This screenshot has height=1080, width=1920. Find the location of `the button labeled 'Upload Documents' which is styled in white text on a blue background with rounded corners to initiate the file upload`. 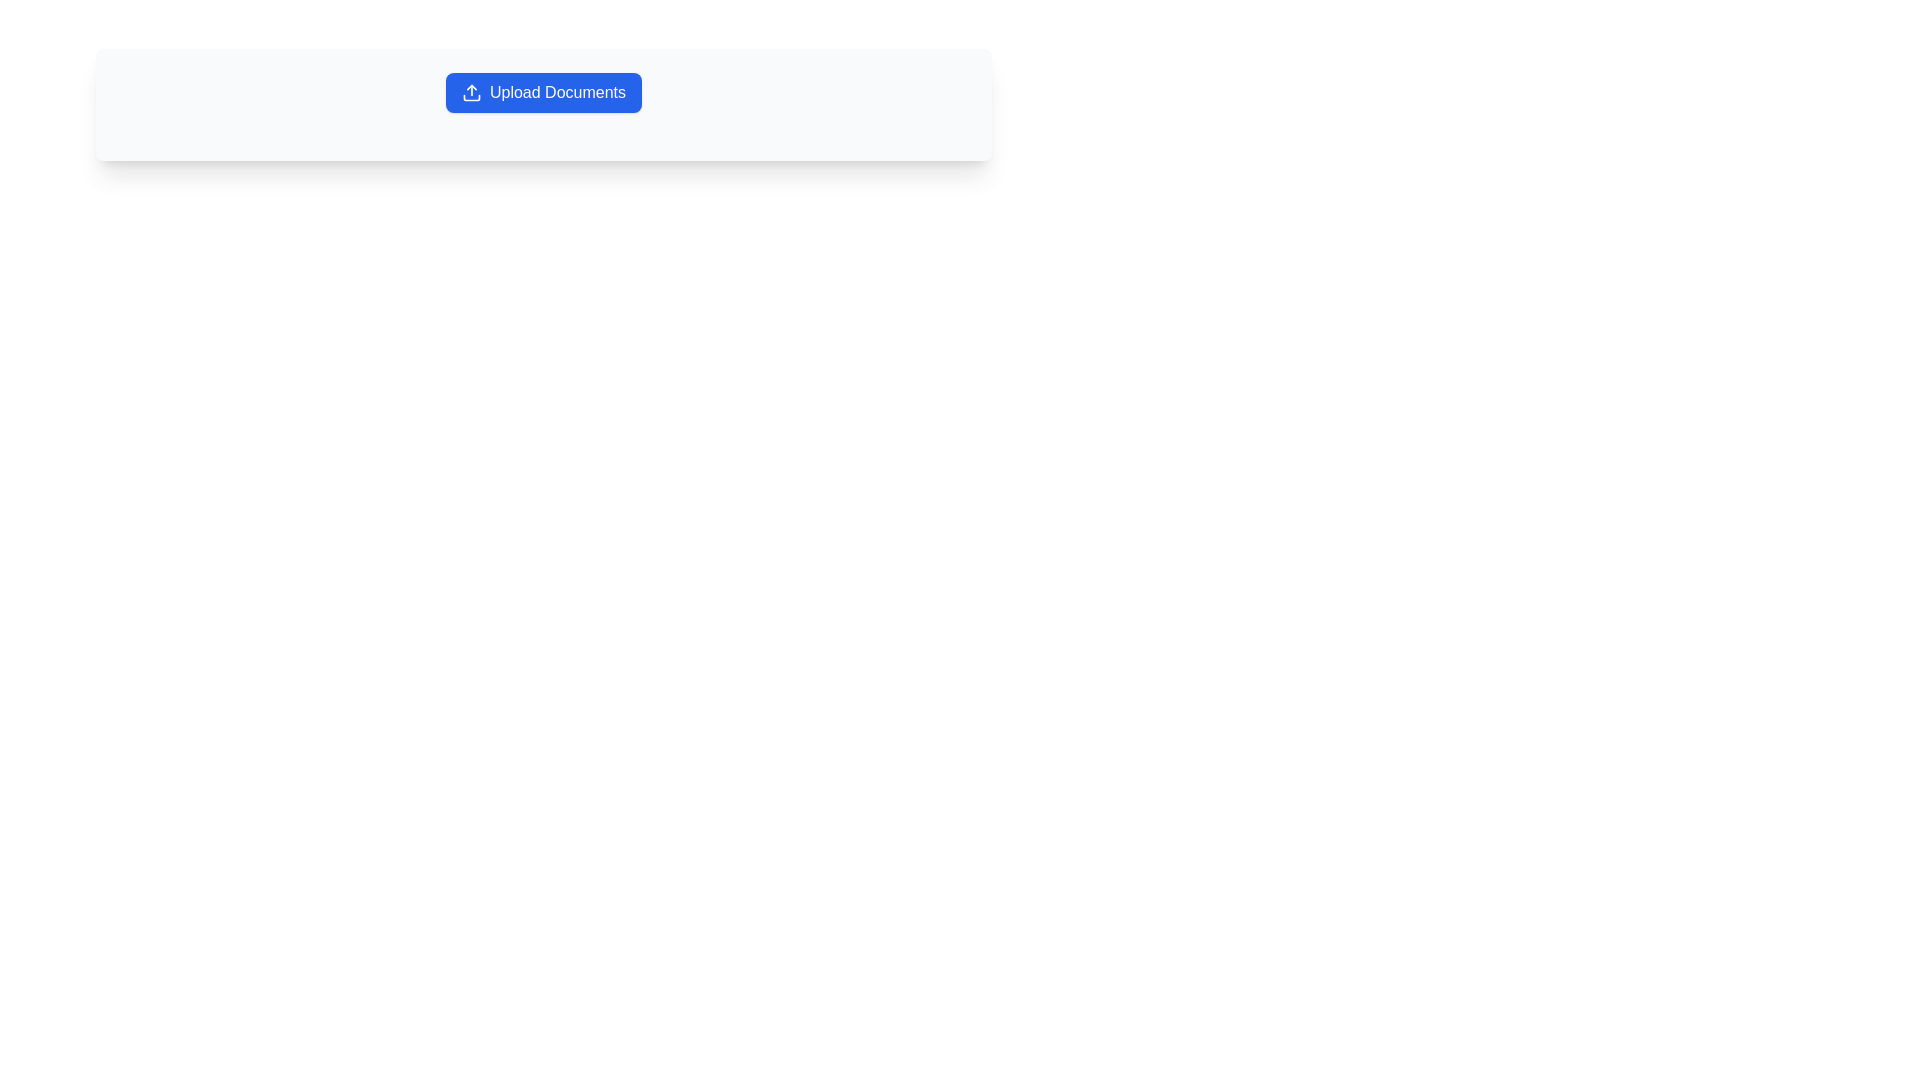

the button labeled 'Upload Documents' which is styled in white text on a blue background with rounded corners to initiate the file upload is located at coordinates (557, 92).